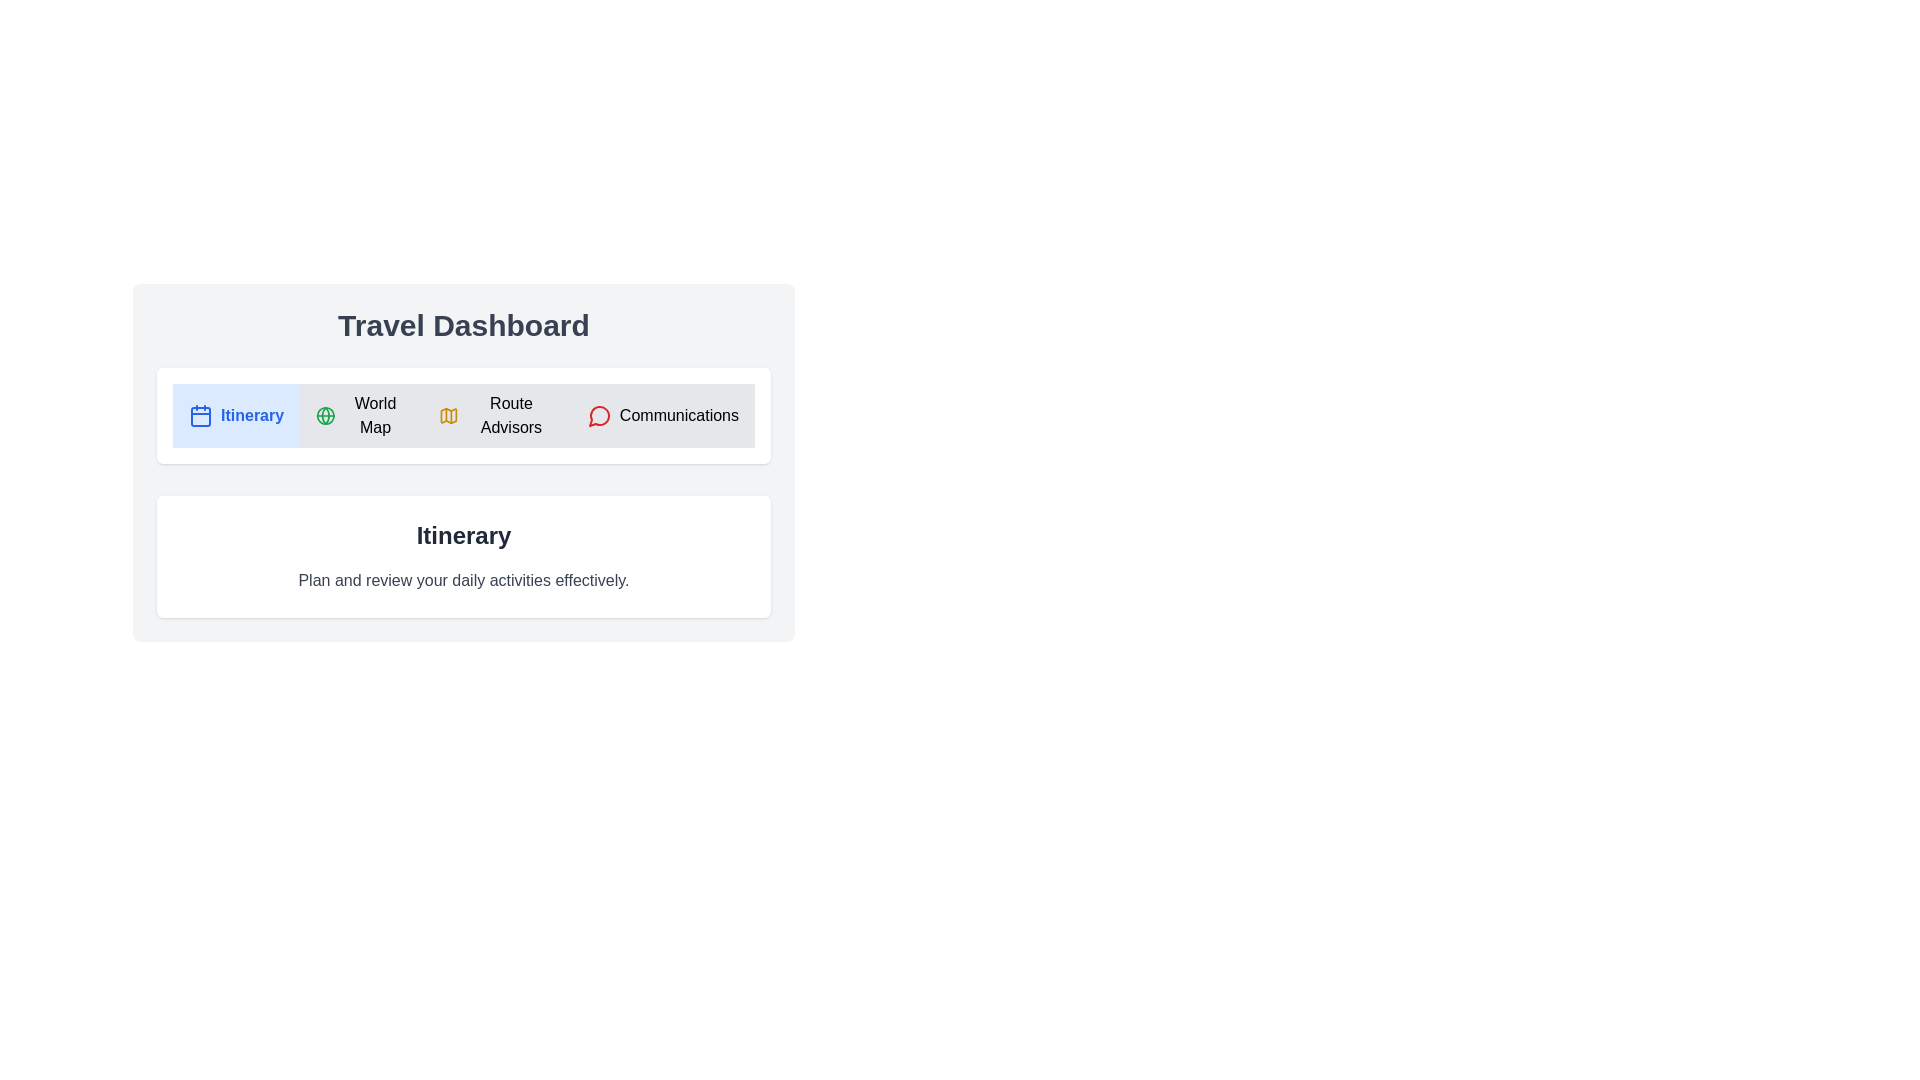 Image resolution: width=1920 pixels, height=1080 pixels. What do you see at coordinates (497, 415) in the screenshot?
I see `the tab titled Route Advisors to switch to it` at bounding box center [497, 415].